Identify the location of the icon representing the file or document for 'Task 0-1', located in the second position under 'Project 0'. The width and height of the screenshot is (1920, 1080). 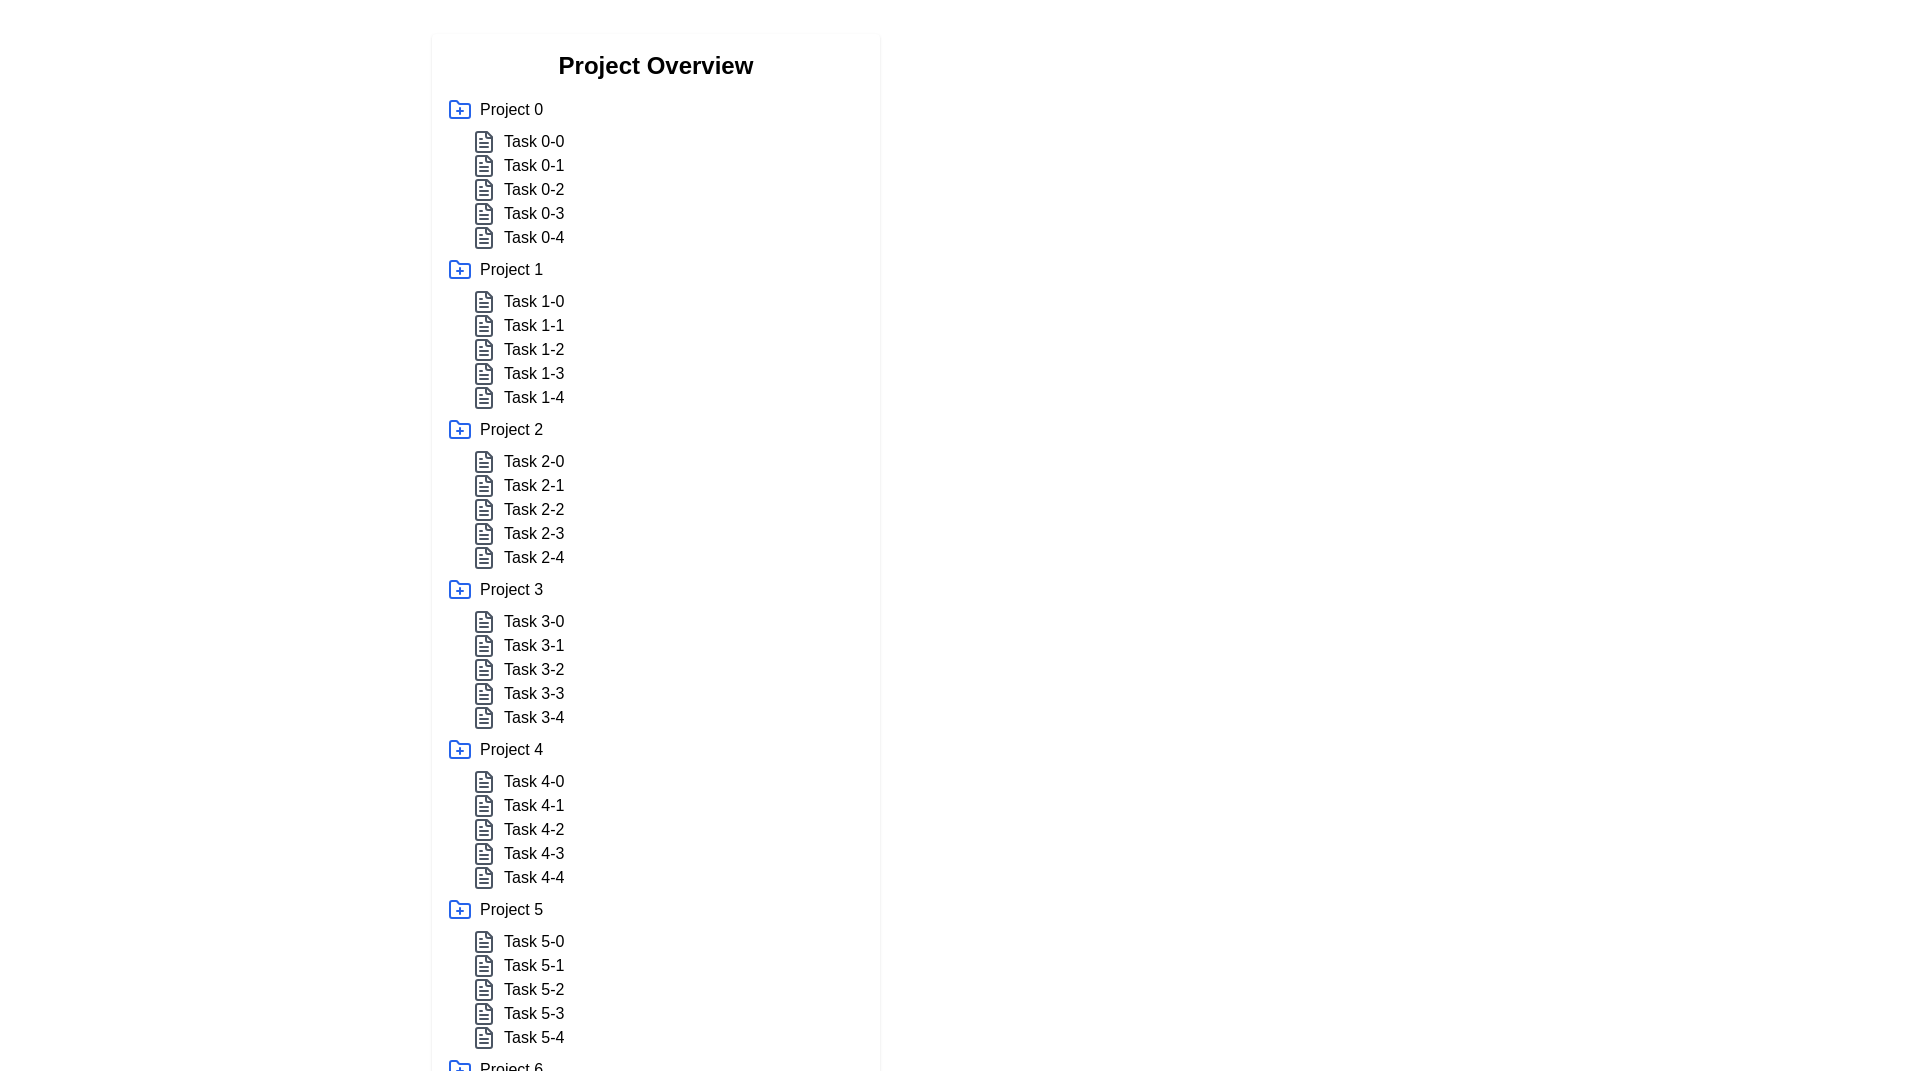
(484, 164).